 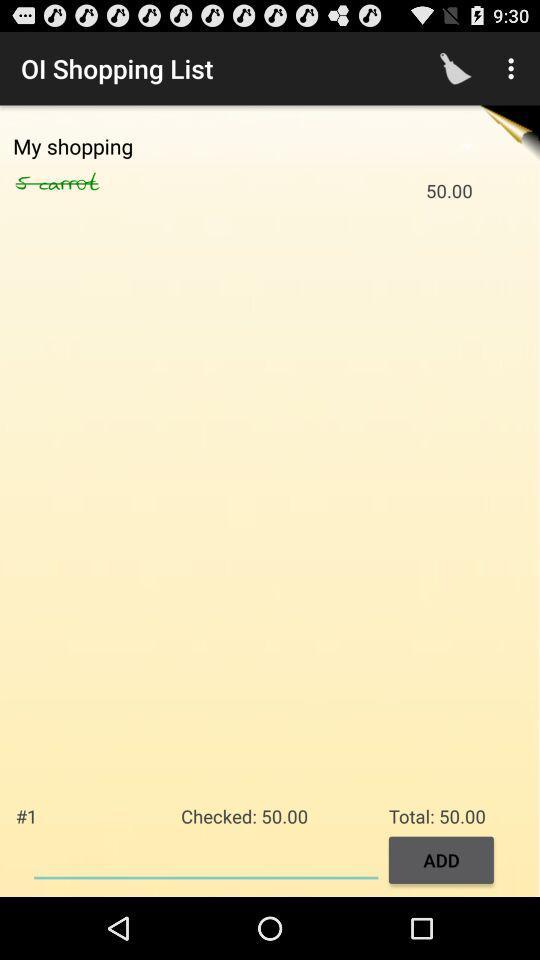 I want to click on type an entry, so click(x=205, y=857).